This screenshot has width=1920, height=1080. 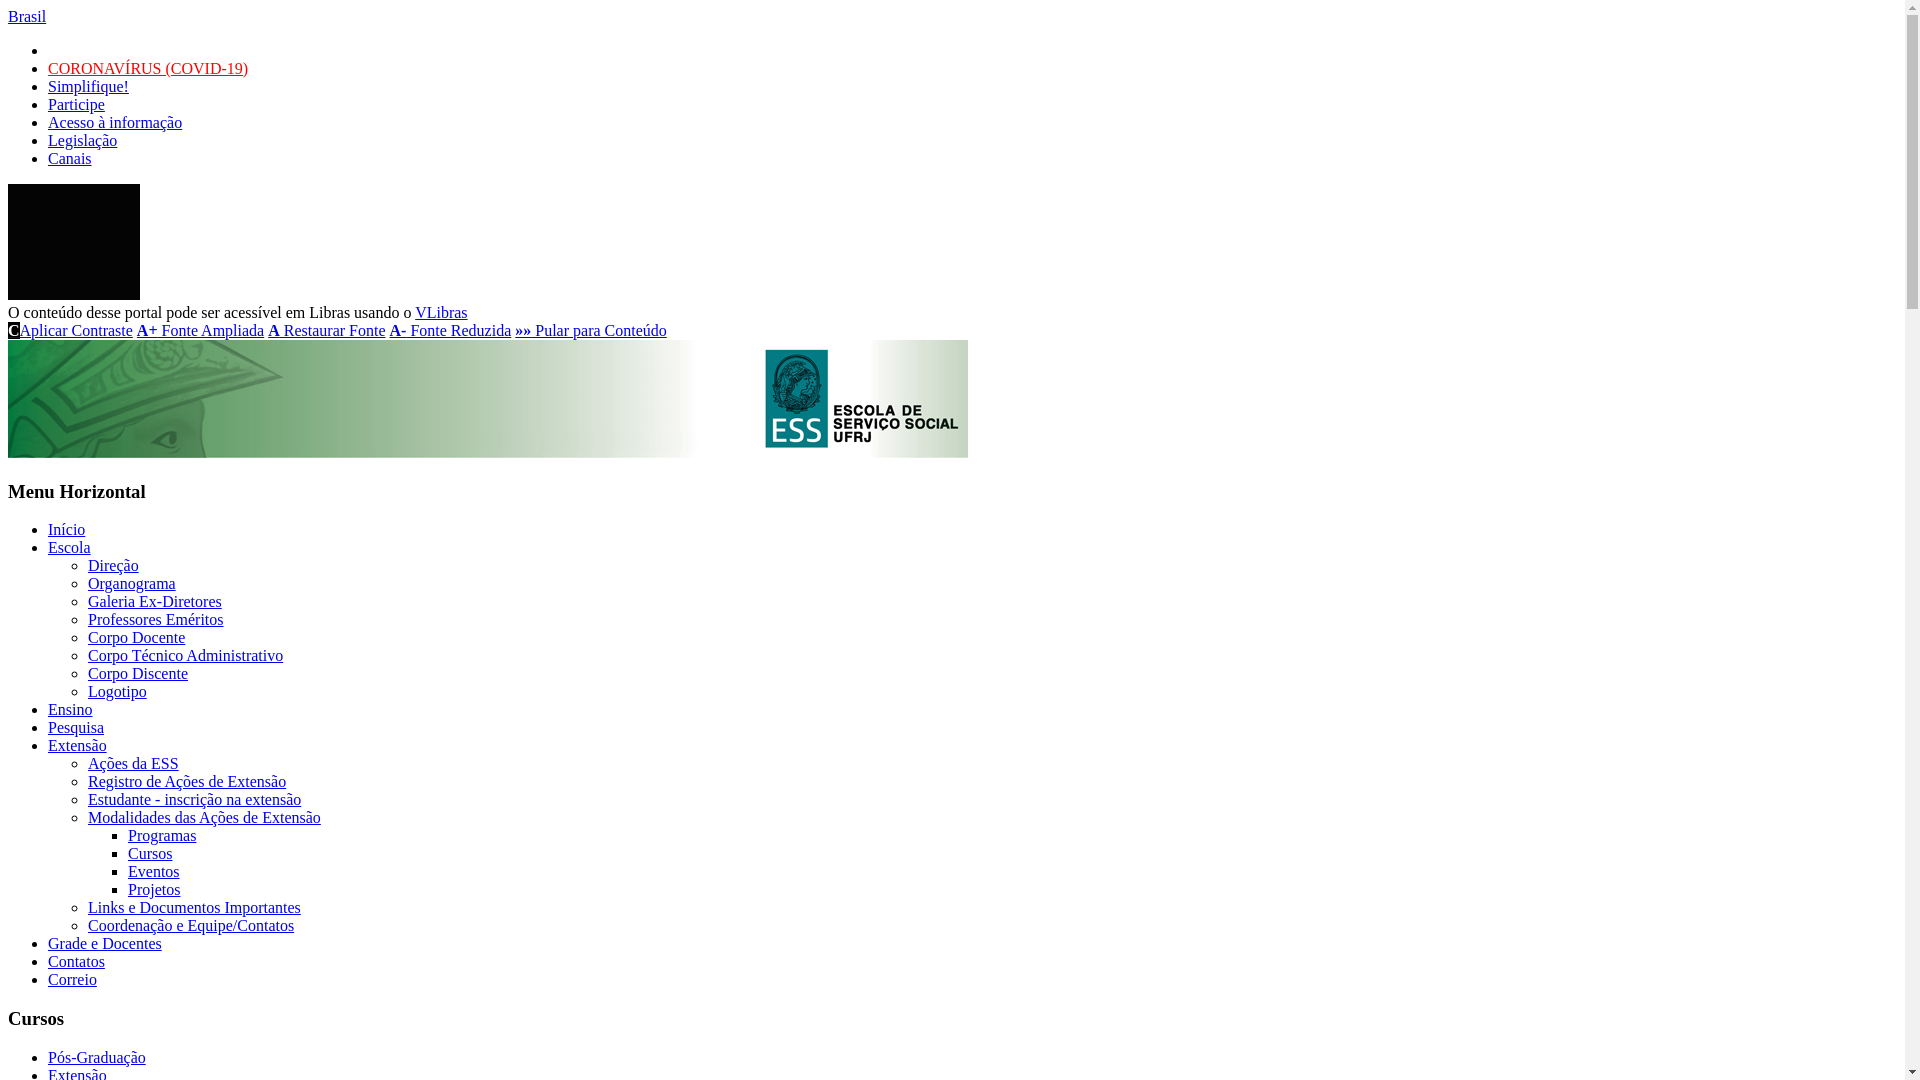 I want to click on 'Grade e Docentes', so click(x=104, y=943).